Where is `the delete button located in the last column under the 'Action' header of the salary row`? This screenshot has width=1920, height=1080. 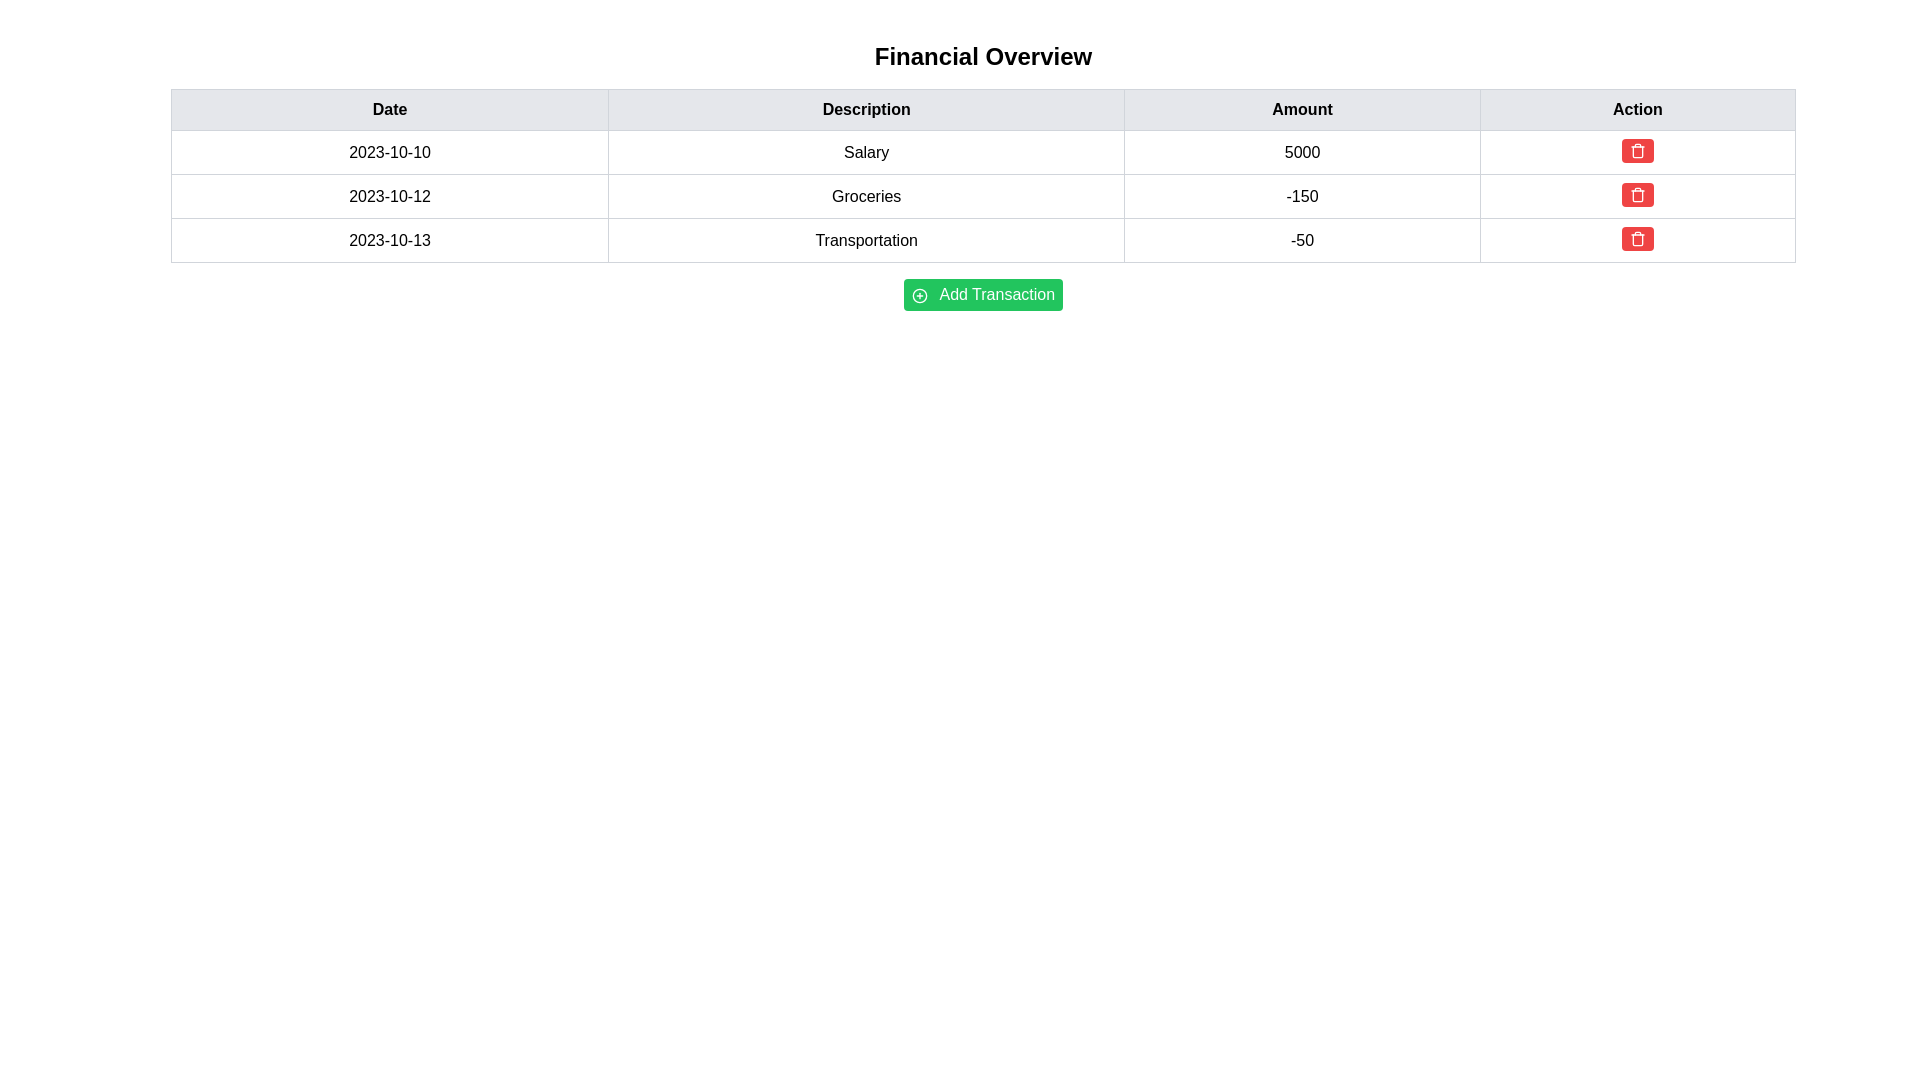
the delete button located in the last column under the 'Action' header of the salary row is located at coordinates (1637, 151).